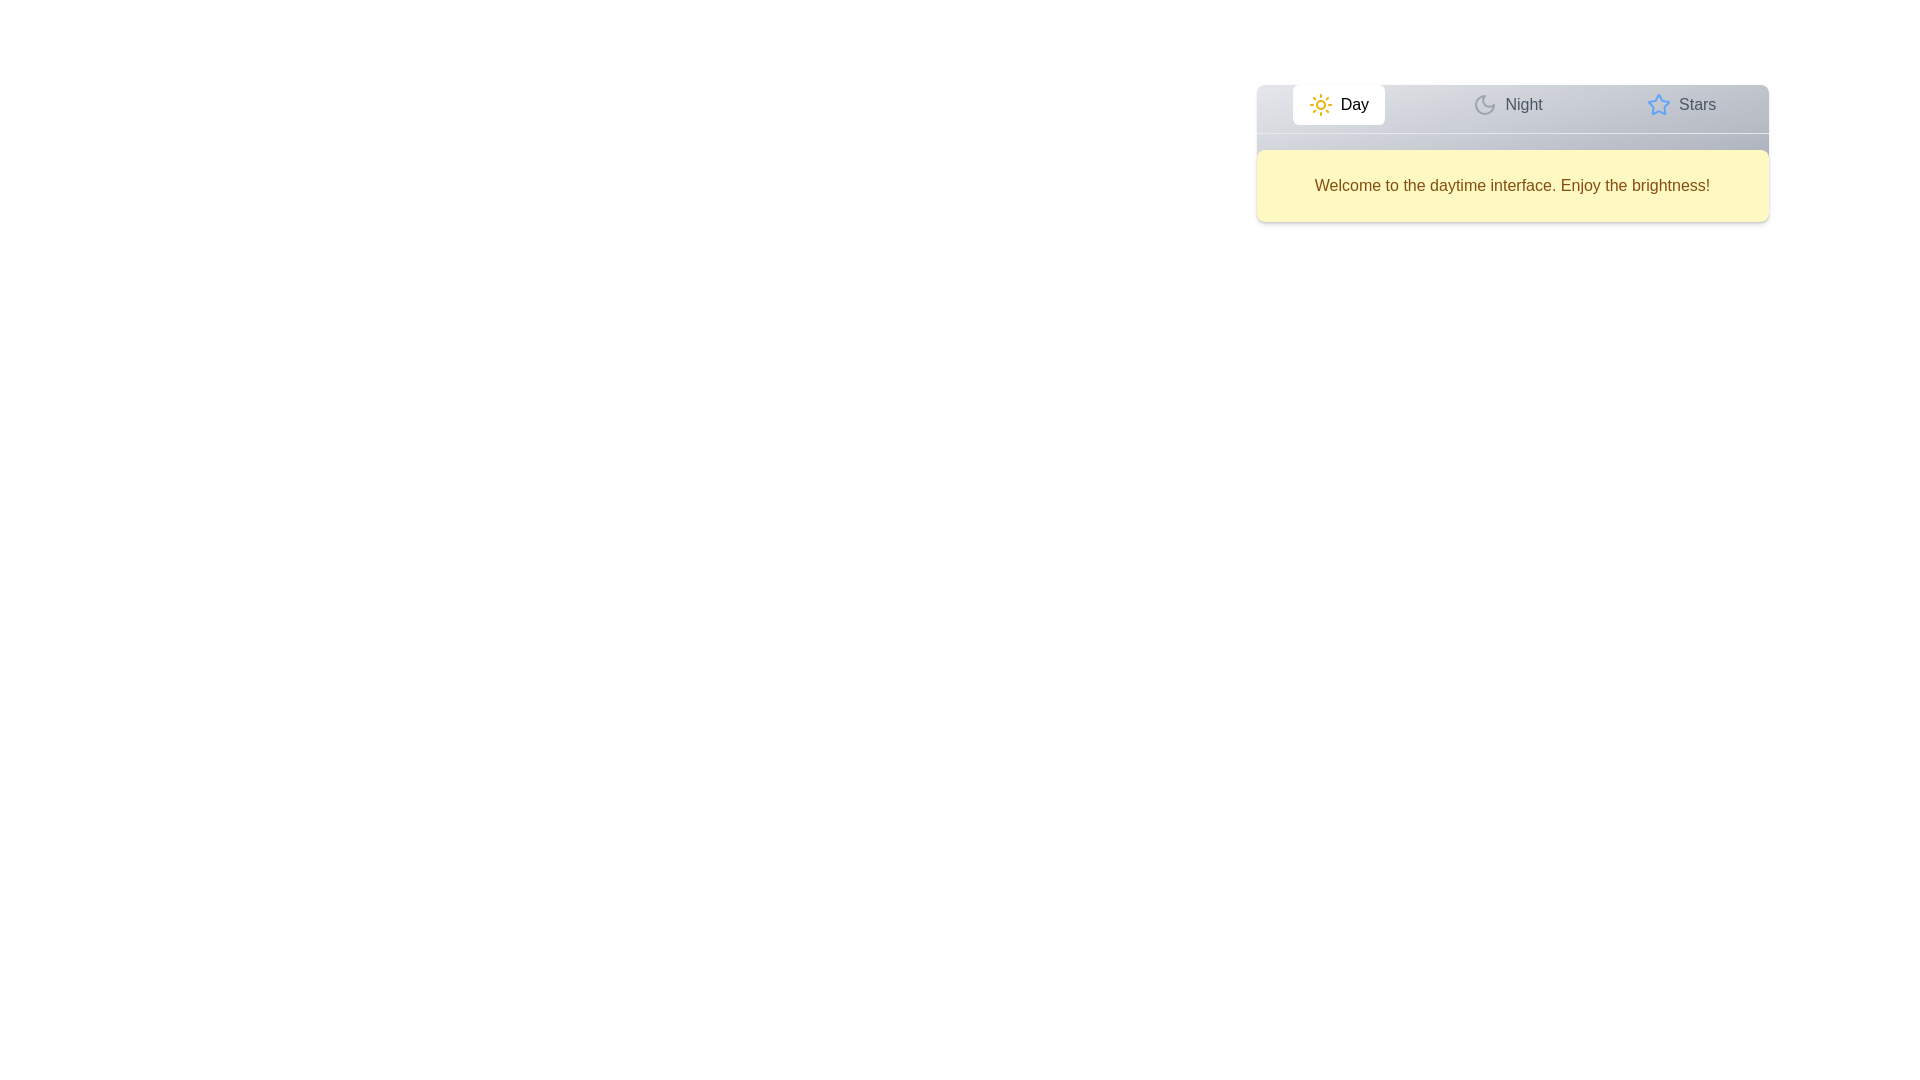 The image size is (1920, 1080). I want to click on the button labeled Day to observe its hover effect, so click(1338, 104).